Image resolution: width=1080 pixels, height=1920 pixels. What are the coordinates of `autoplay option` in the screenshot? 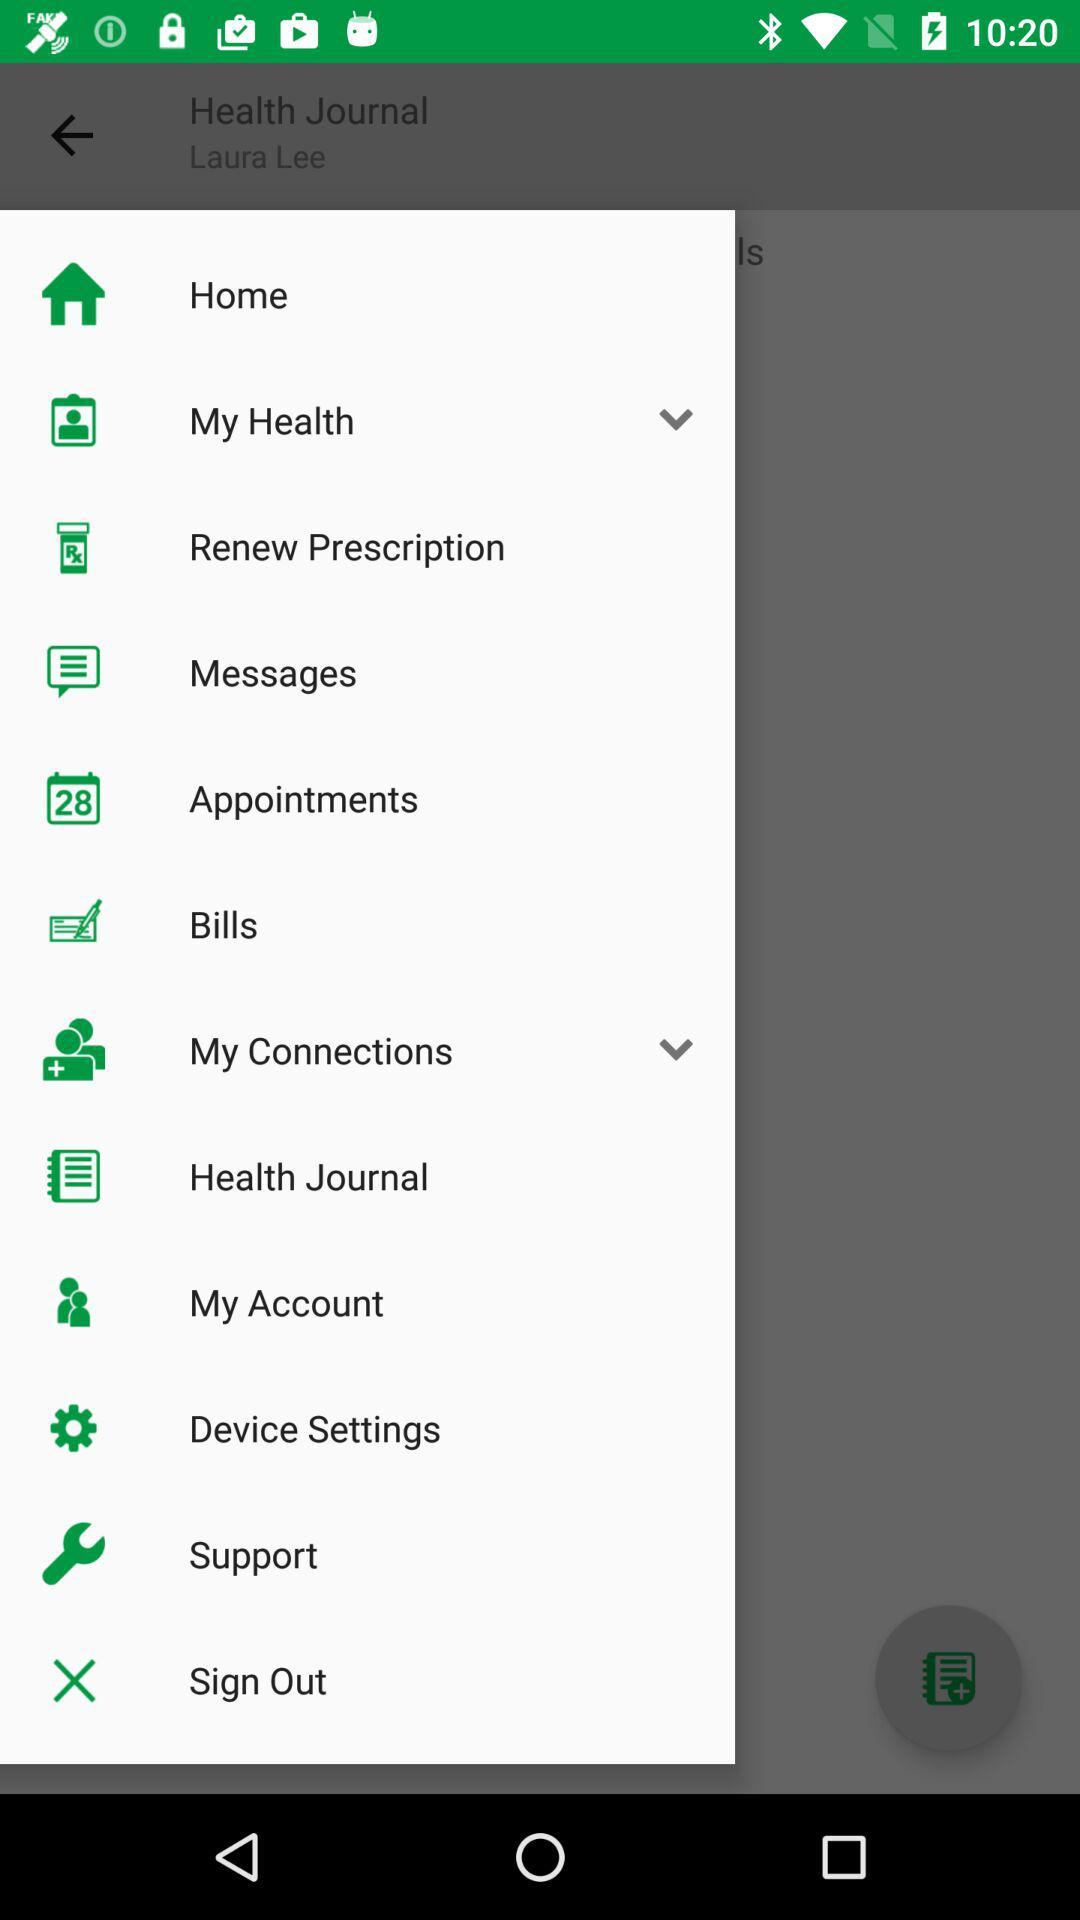 It's located at (947, 1678).